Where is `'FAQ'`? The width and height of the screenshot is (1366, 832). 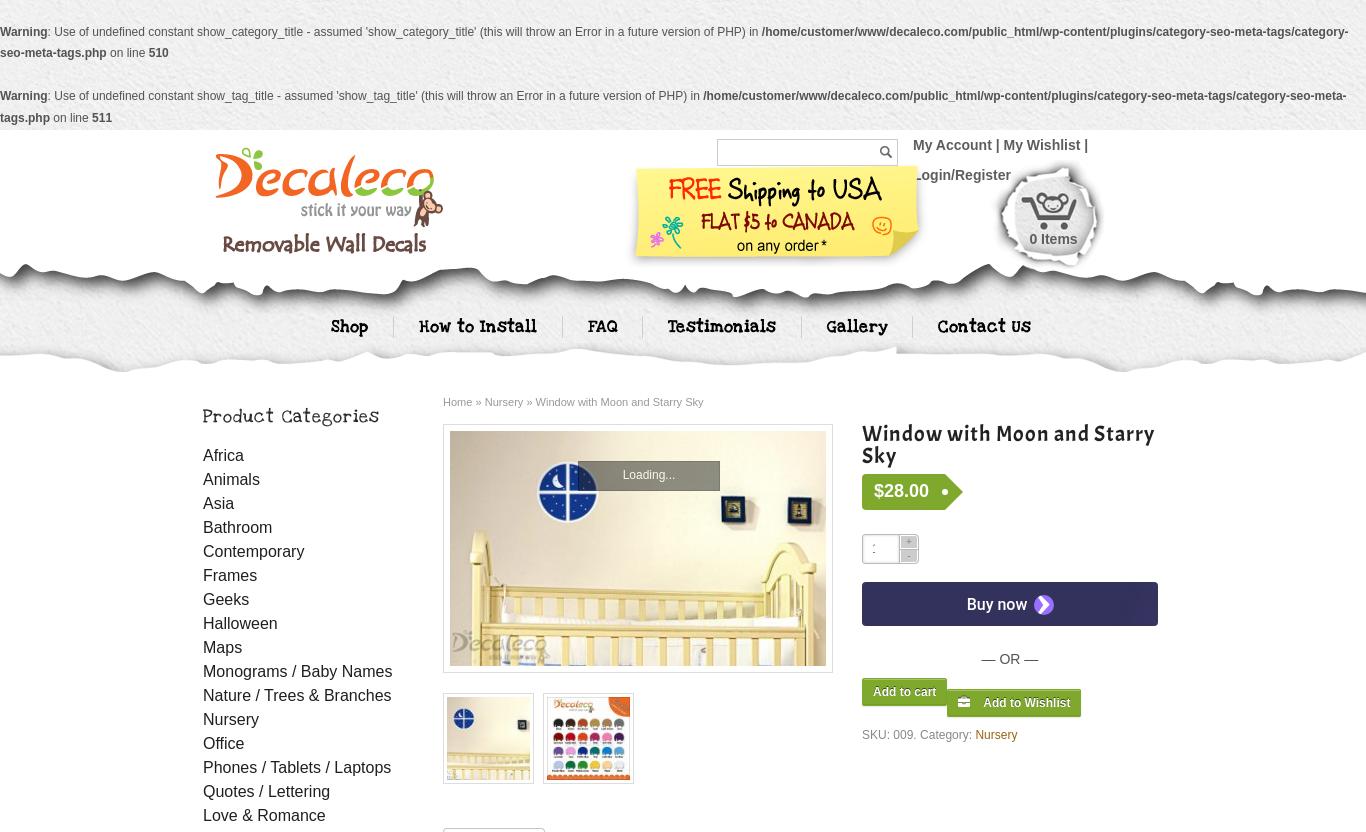
'FAQ' is located at coordinates (600, 325).